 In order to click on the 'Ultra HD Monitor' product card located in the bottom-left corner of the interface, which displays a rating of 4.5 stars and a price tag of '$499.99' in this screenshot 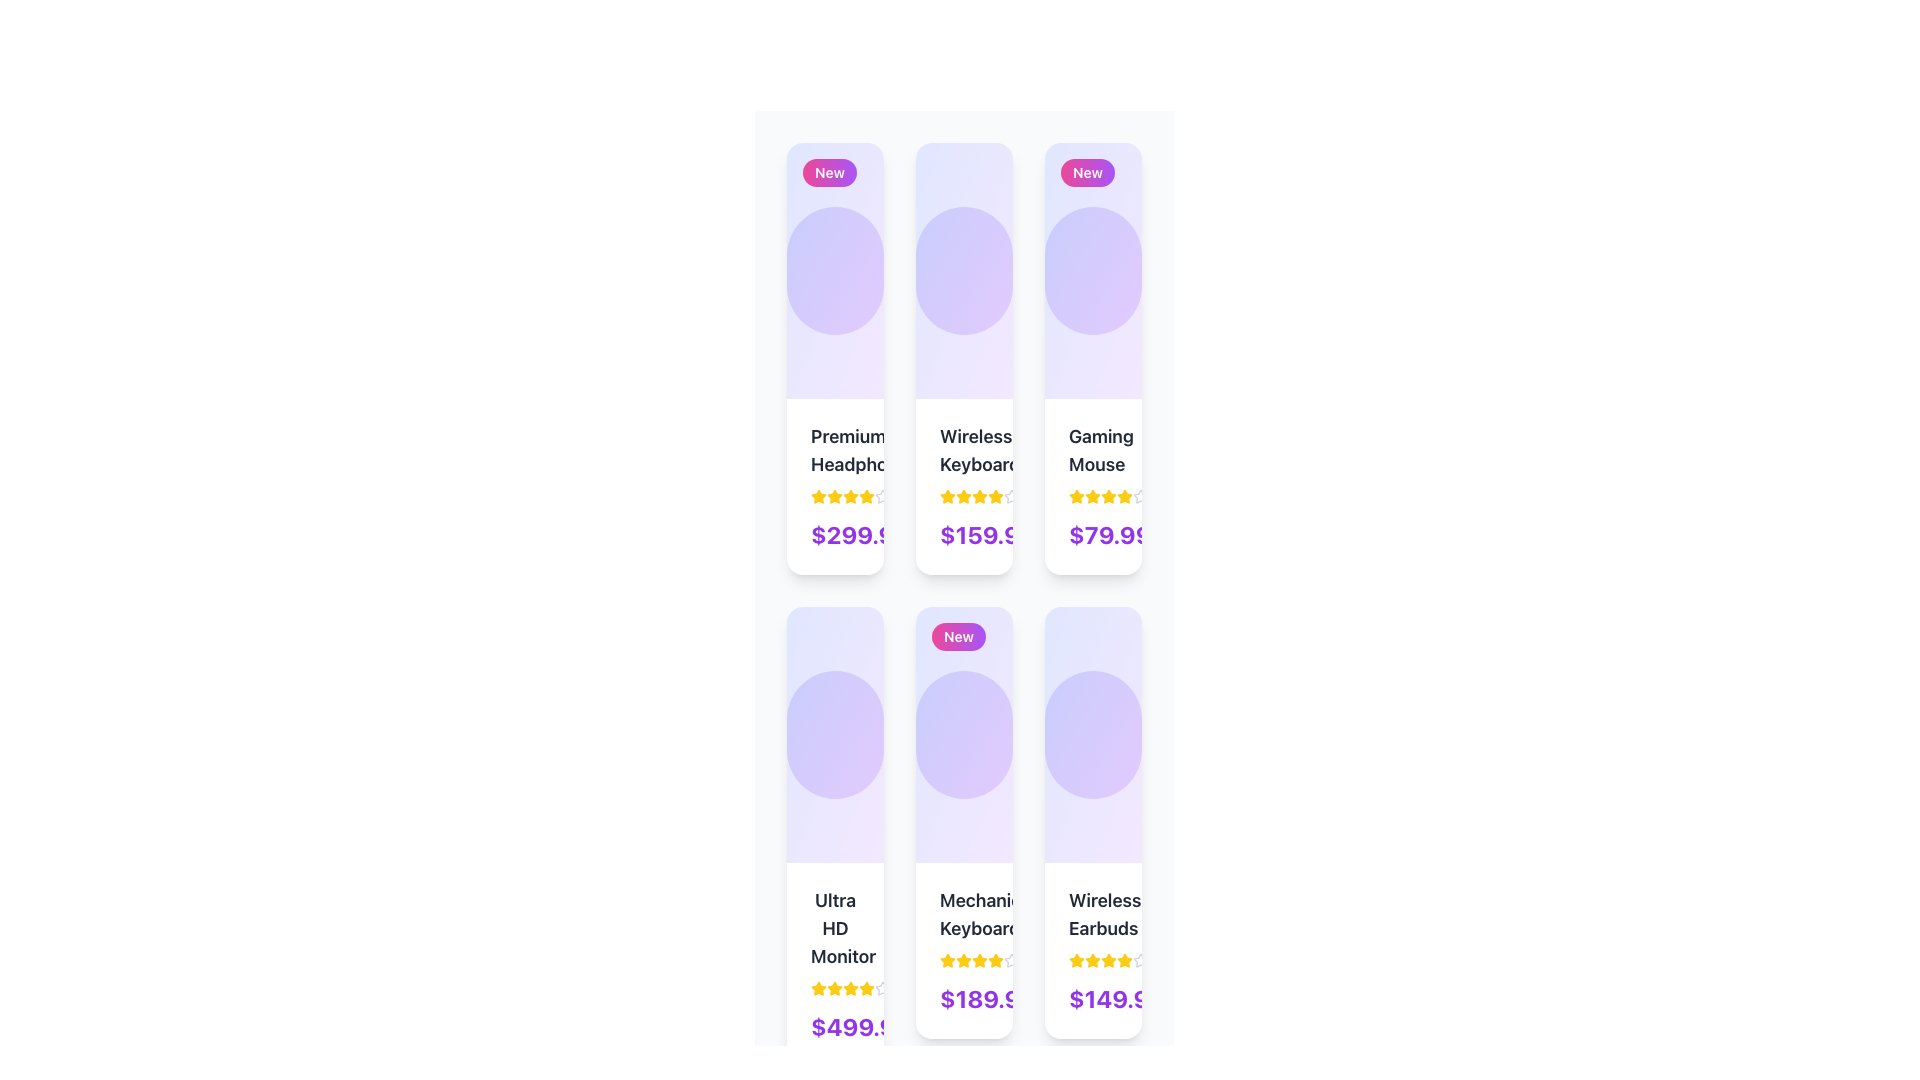, I will do `click(835, 963)`.